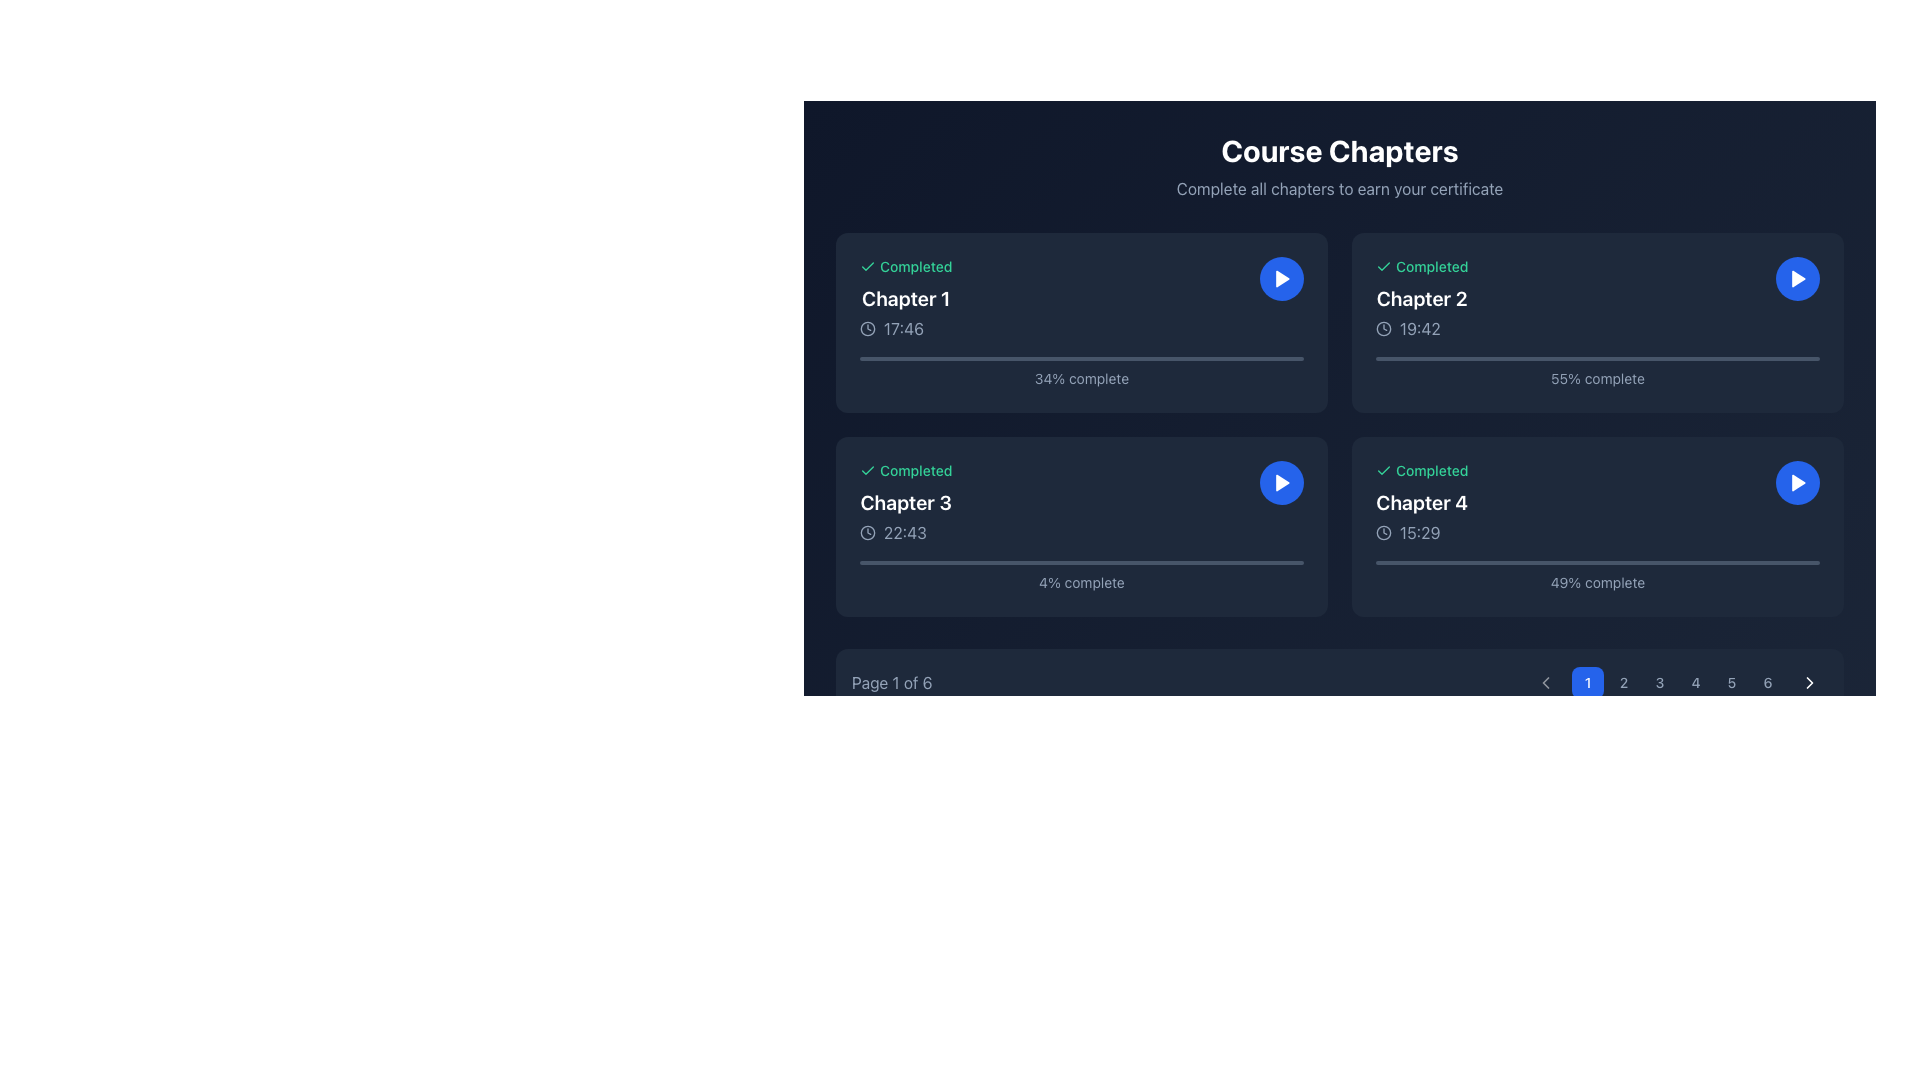 The height and width of the screenshot is (1080, 1920). I want to click on the left-pointing chevron icon located at the bottom-right corner of the interface, so click(1544, 681).